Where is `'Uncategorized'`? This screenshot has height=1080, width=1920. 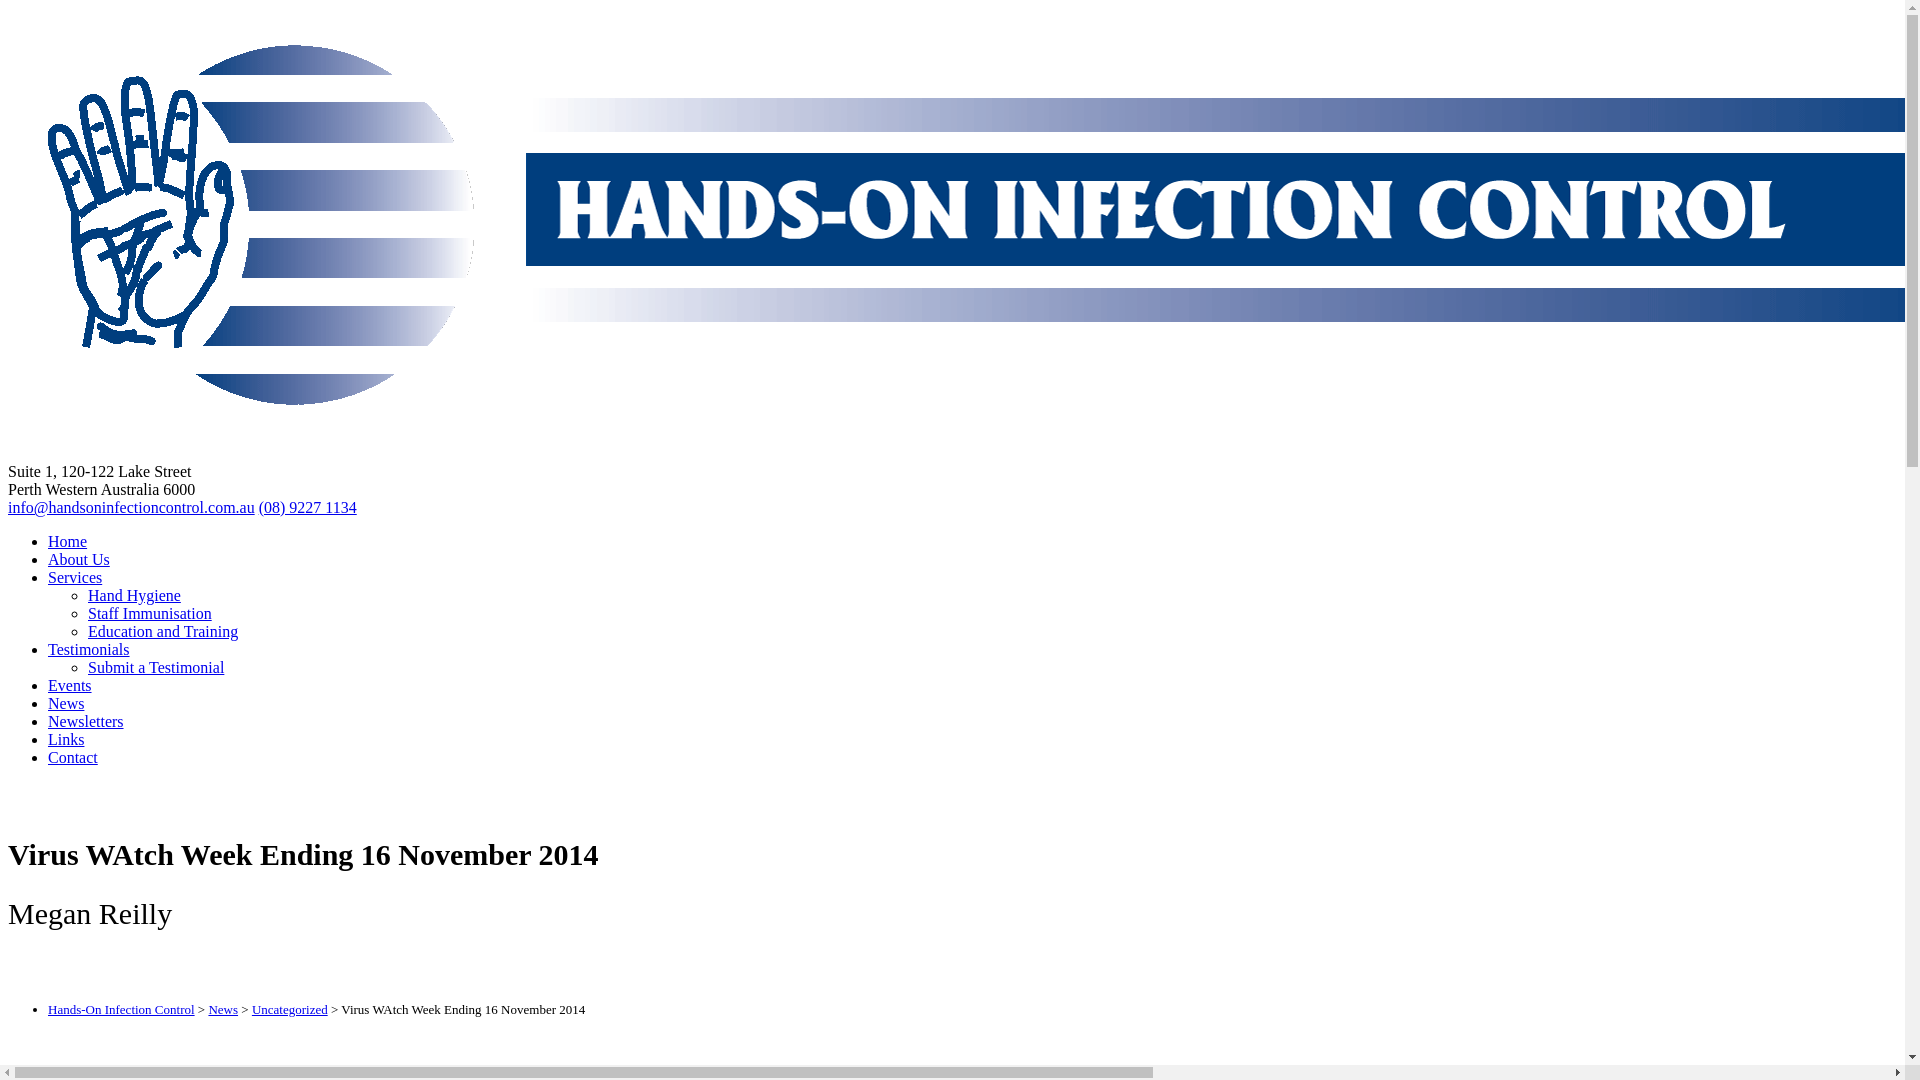 'Uncategorized' is located at coordinates (288, 1009).